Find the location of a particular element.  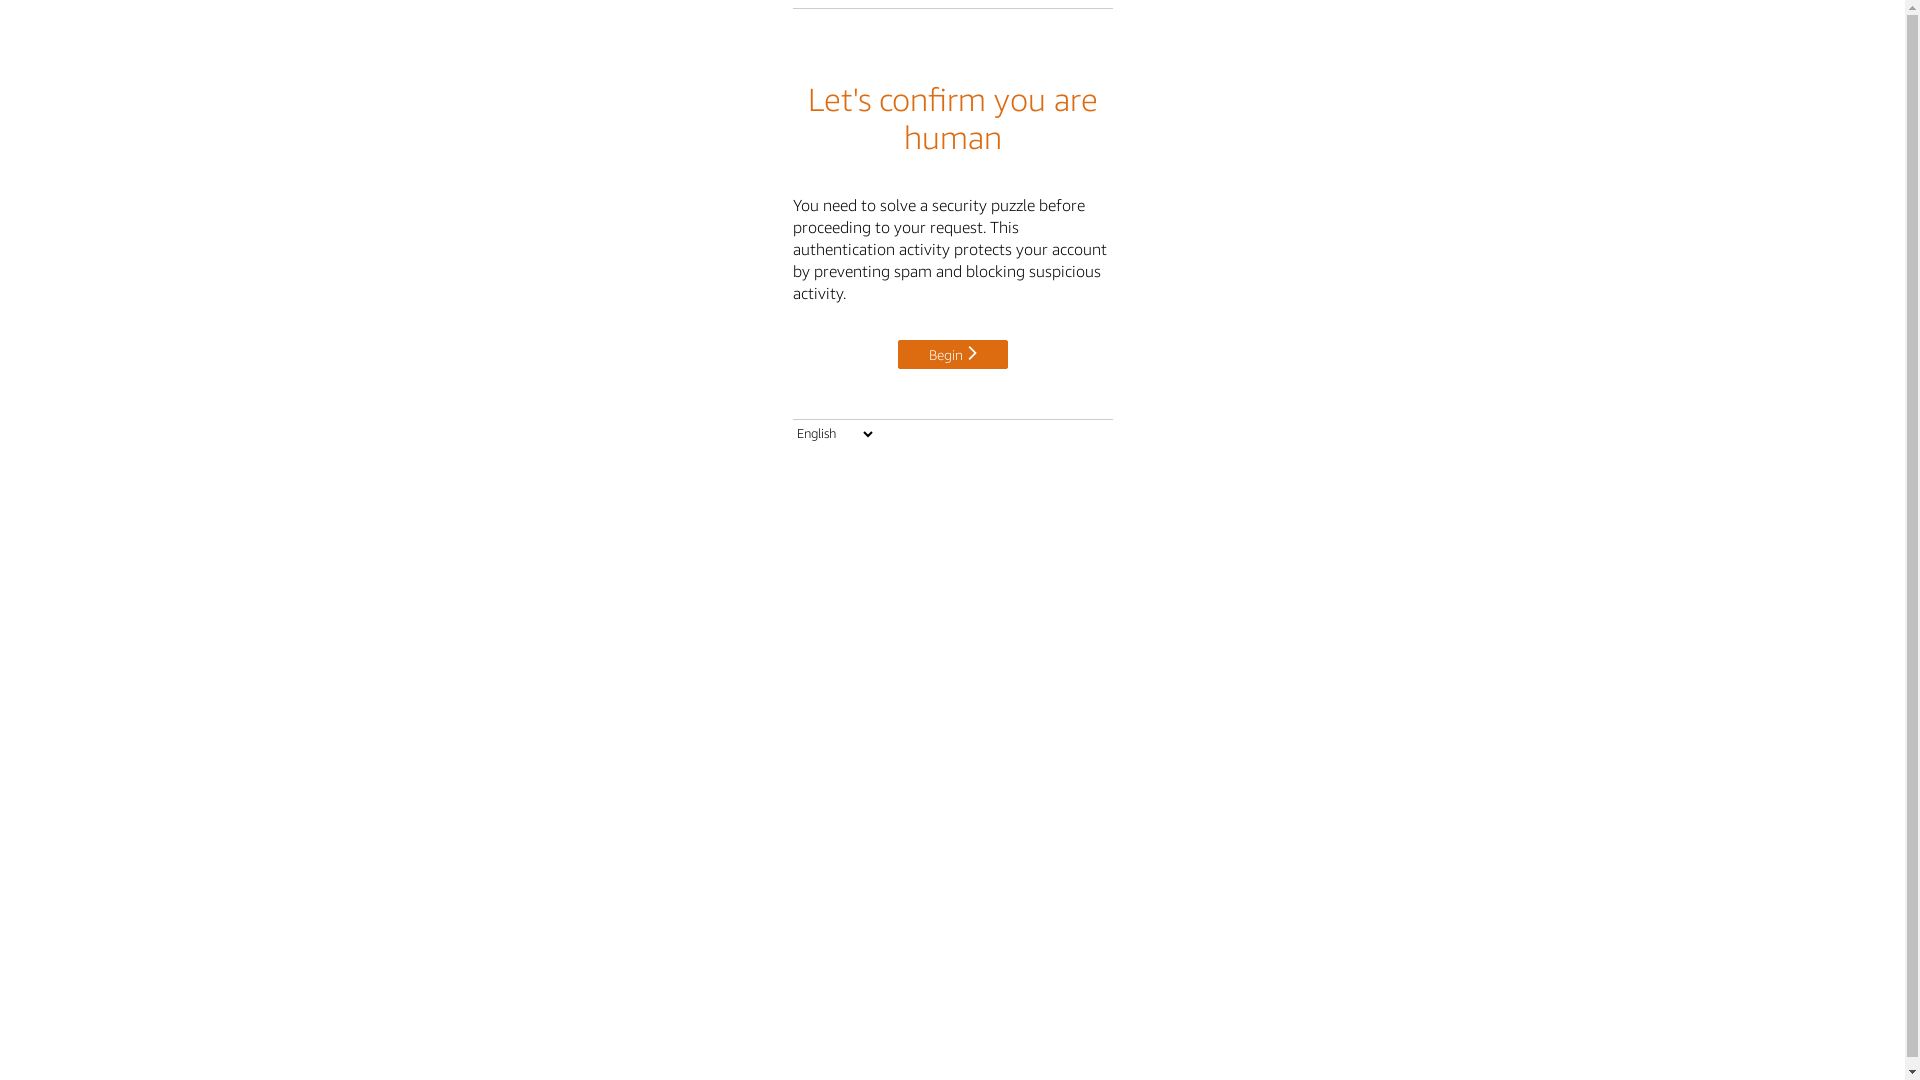

'Begin' is located at coordinates (952, 350).